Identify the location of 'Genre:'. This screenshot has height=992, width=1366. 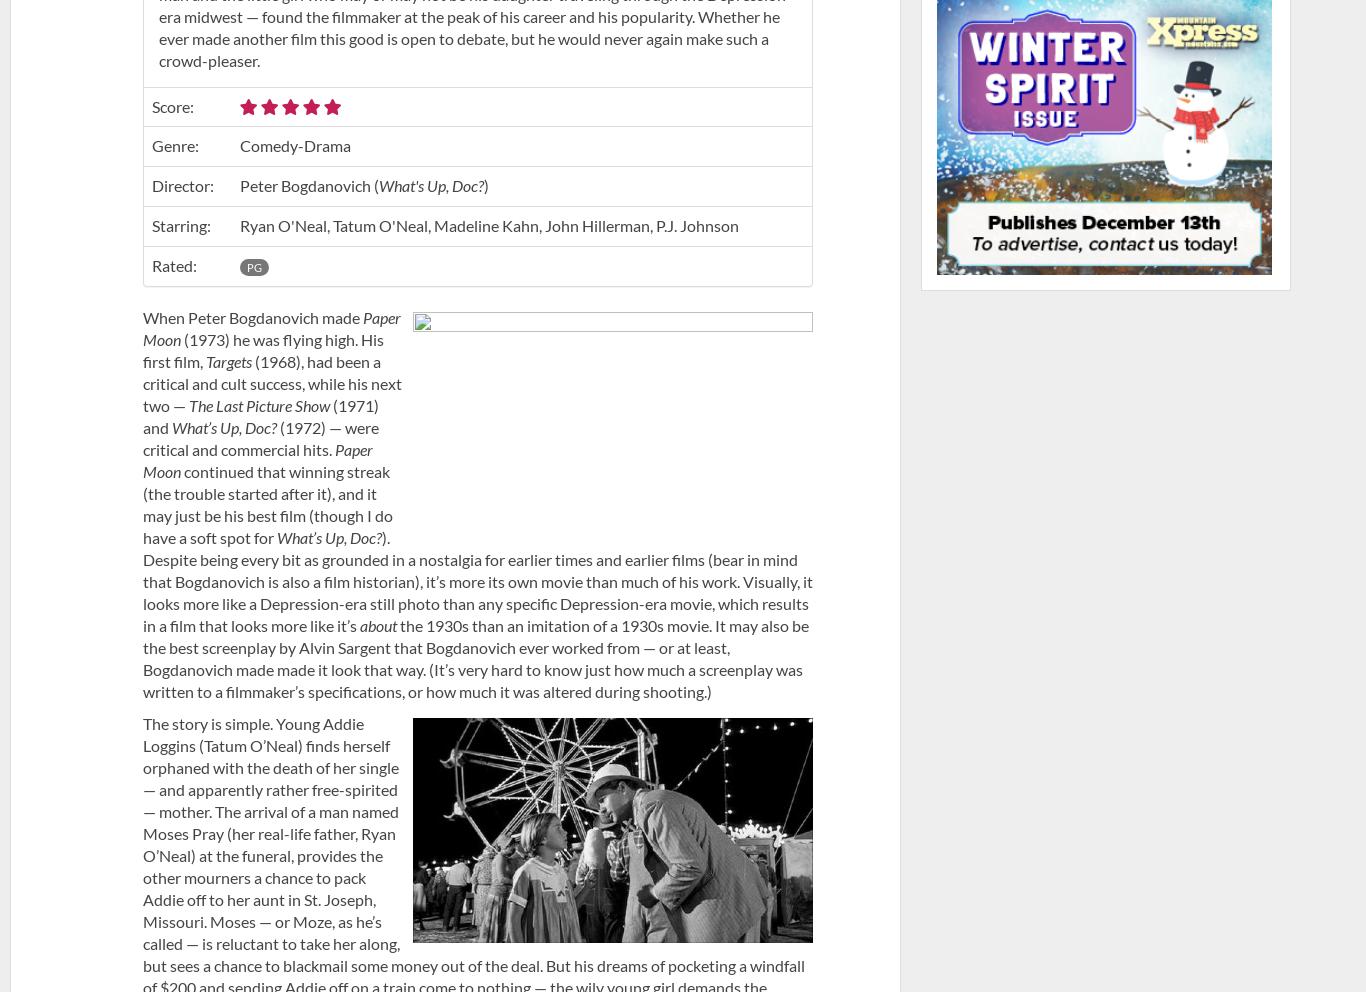
(151, 145).